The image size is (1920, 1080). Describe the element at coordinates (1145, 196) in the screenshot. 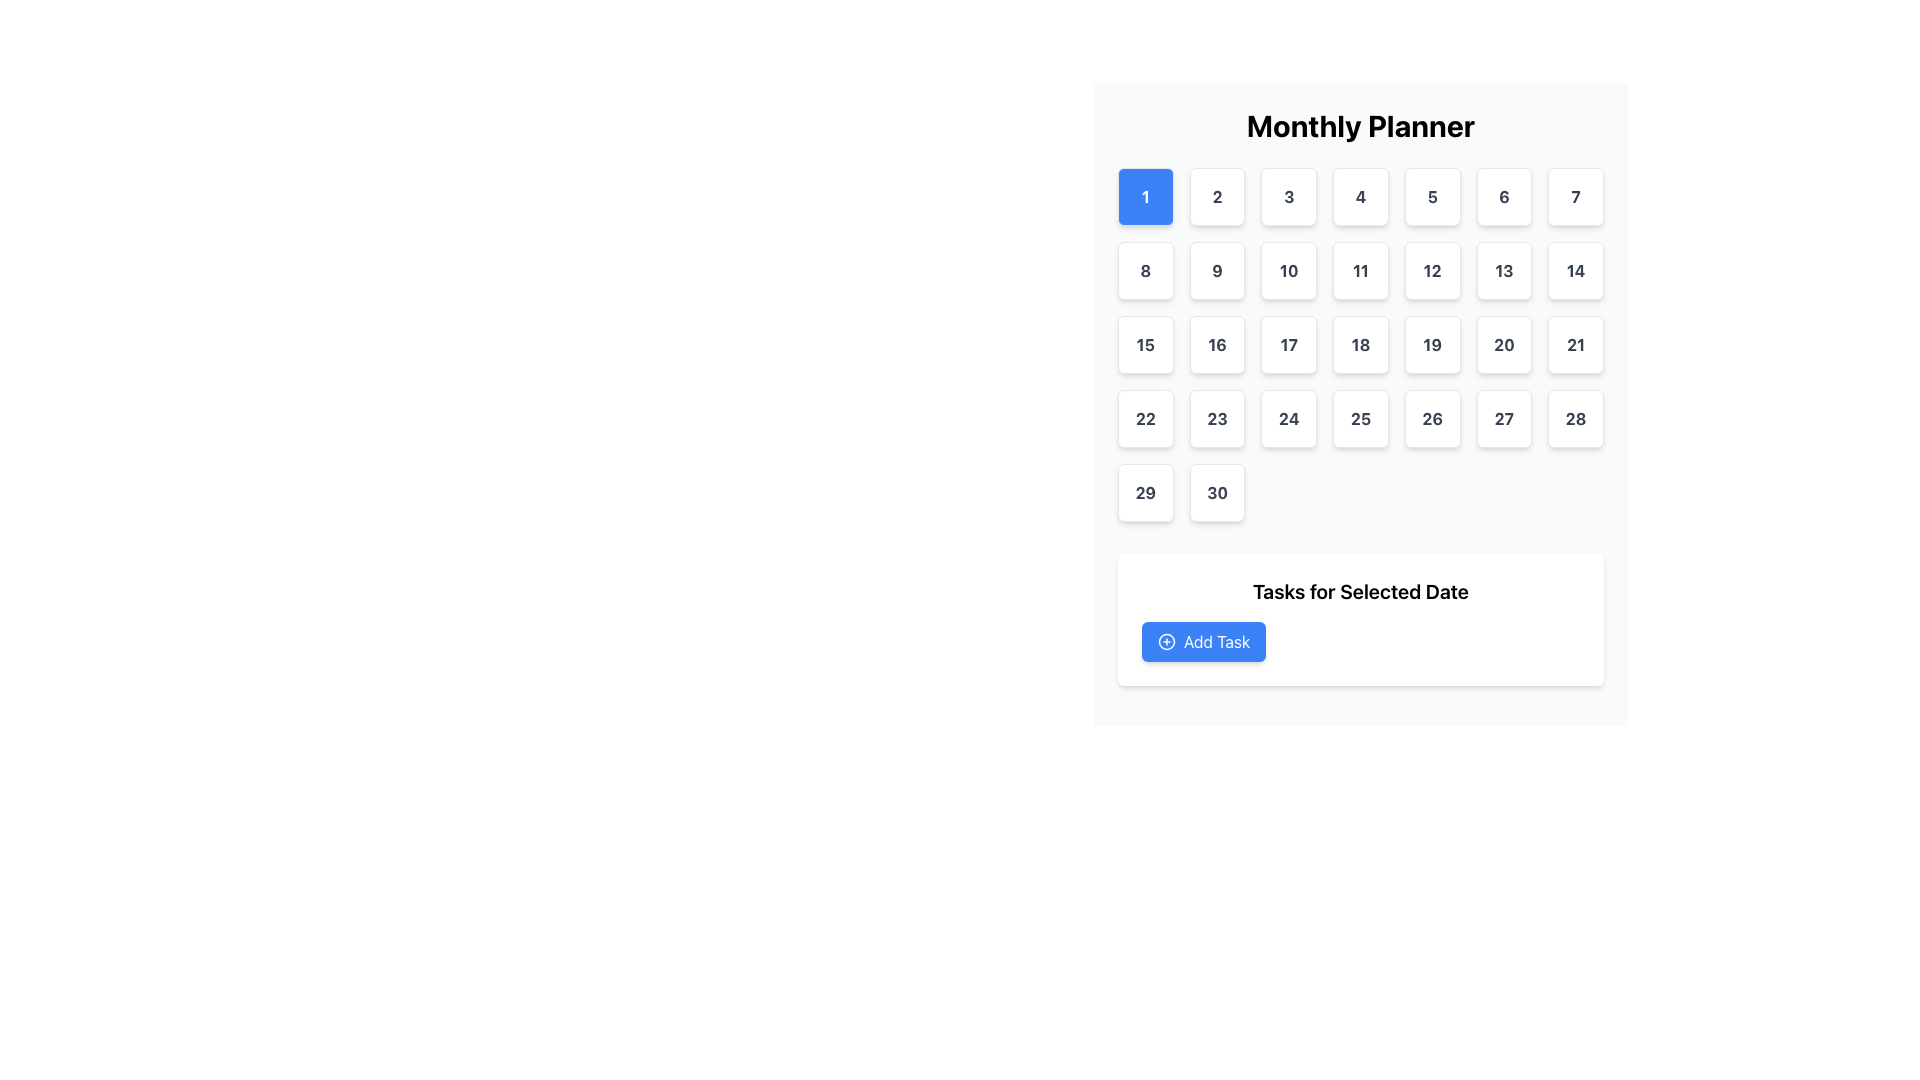

I see `the button representing the selectable option for the number '1' in the calendar grid layout for interactive feedback` at that location.